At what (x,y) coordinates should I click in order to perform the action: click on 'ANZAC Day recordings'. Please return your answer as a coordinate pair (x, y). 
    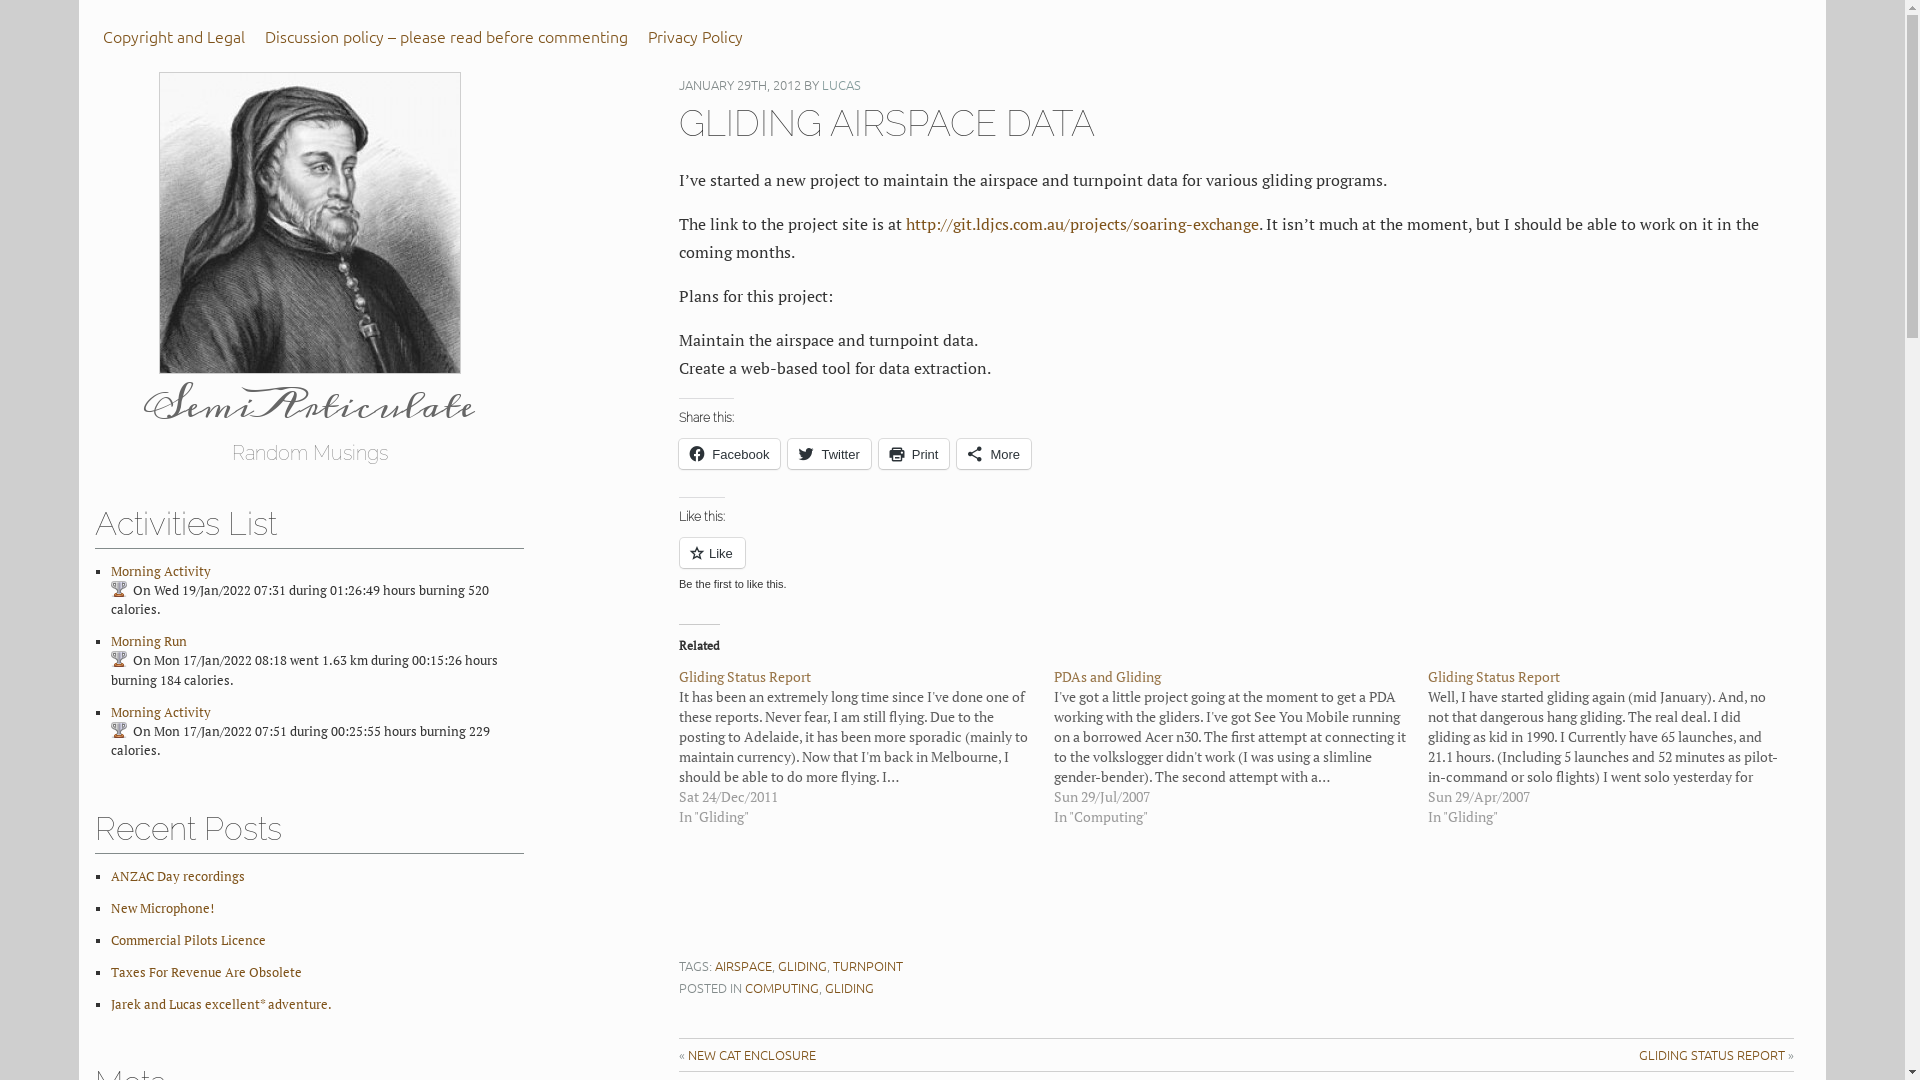
    Looking at the image, I should click on (177, 875).